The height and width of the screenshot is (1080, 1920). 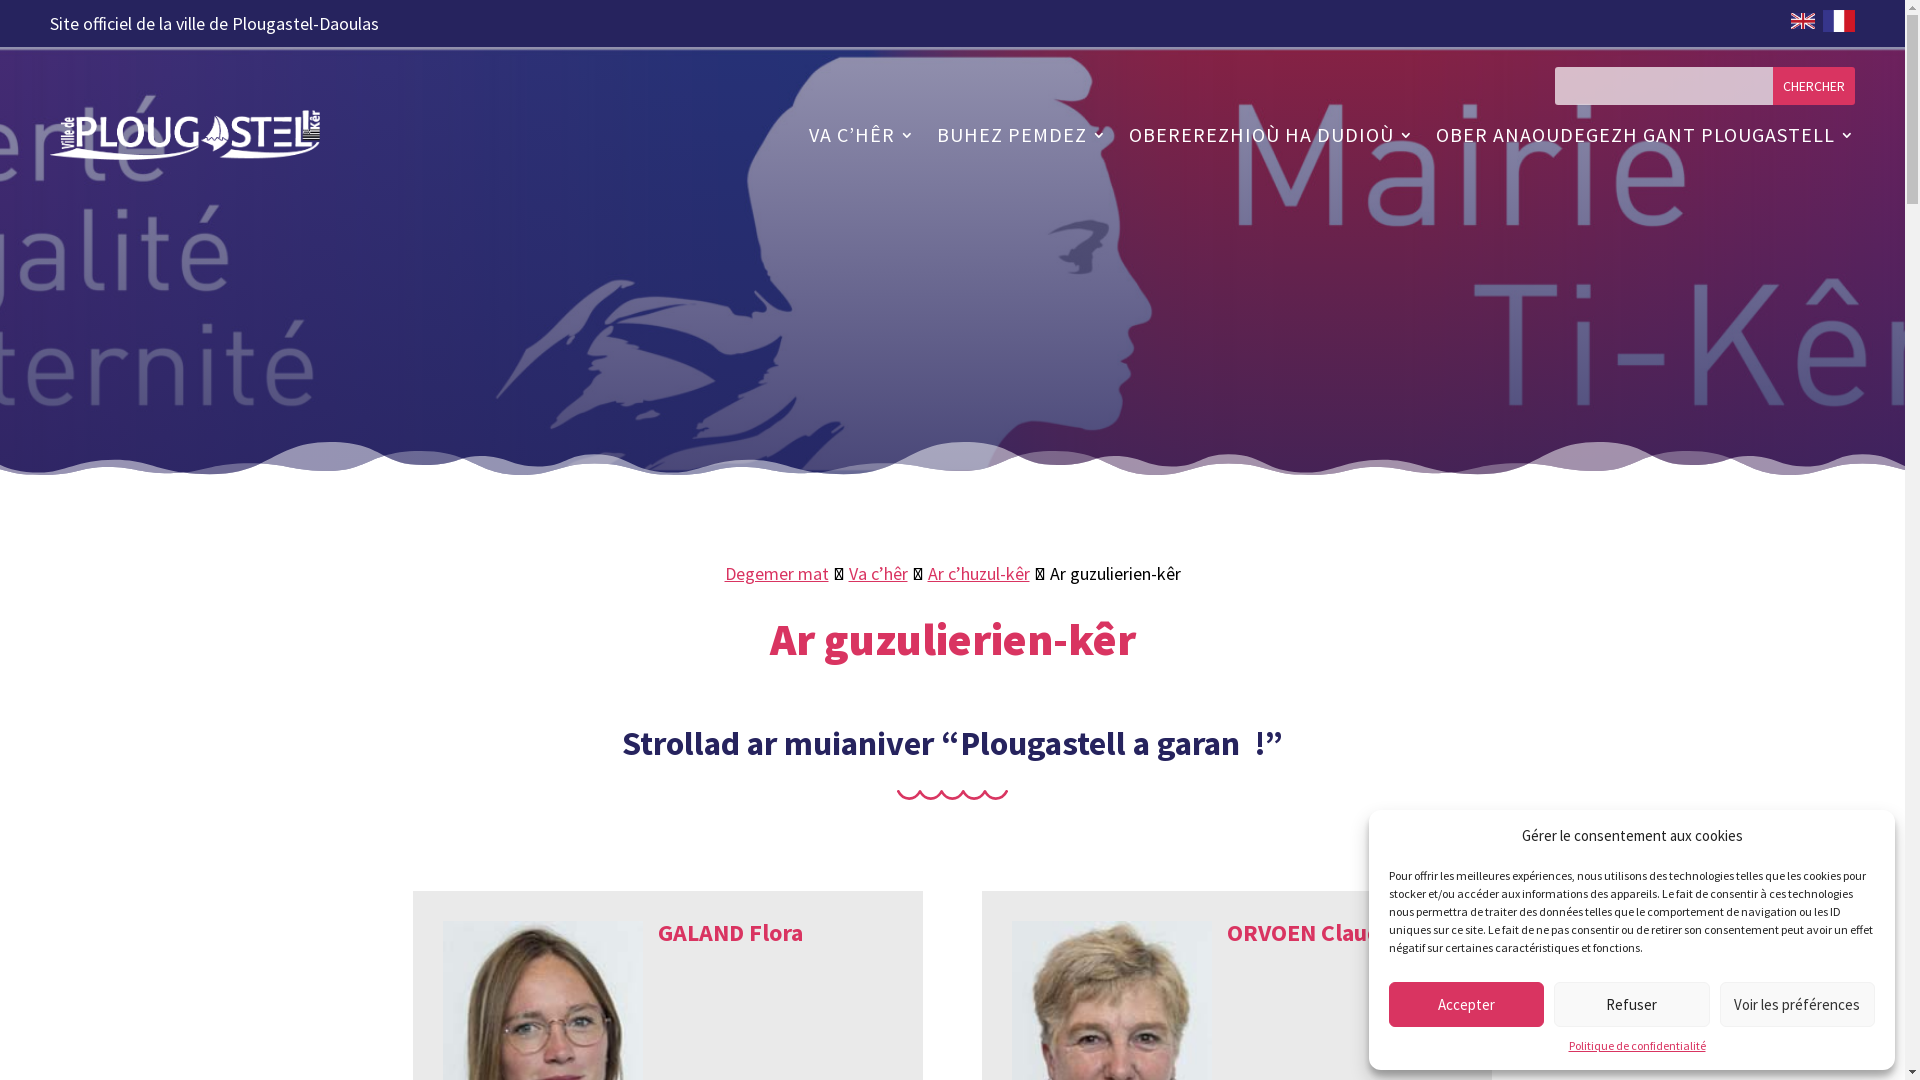 I want to click on 'Accepter', so click(x=1466, y=1004).